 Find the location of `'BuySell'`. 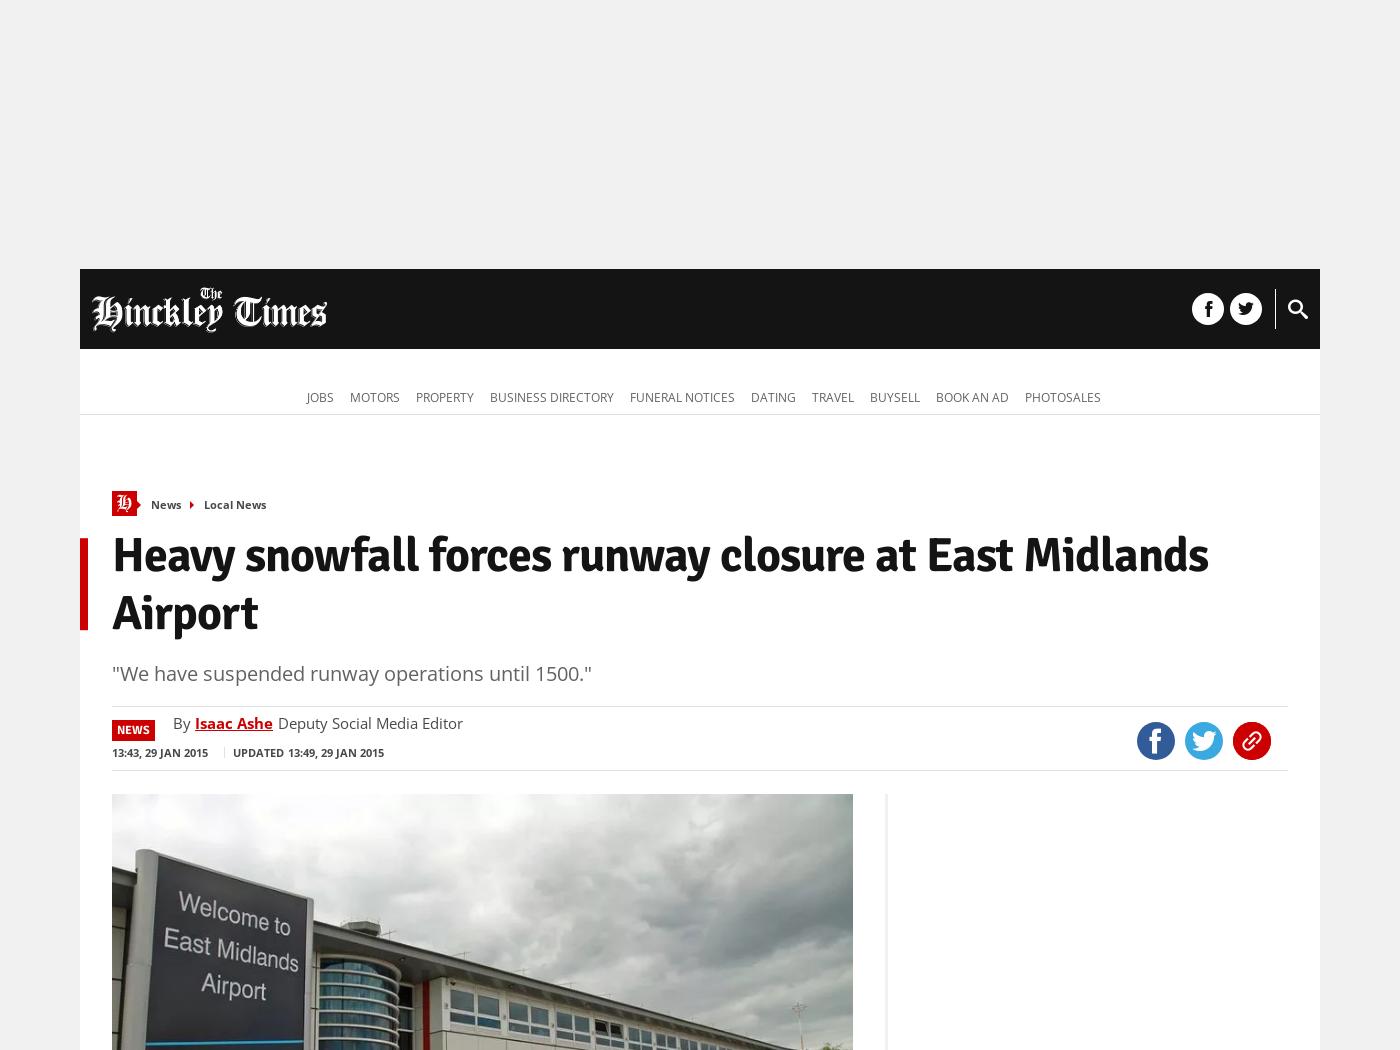

'BuySell' is located at coordinates (894, 397).